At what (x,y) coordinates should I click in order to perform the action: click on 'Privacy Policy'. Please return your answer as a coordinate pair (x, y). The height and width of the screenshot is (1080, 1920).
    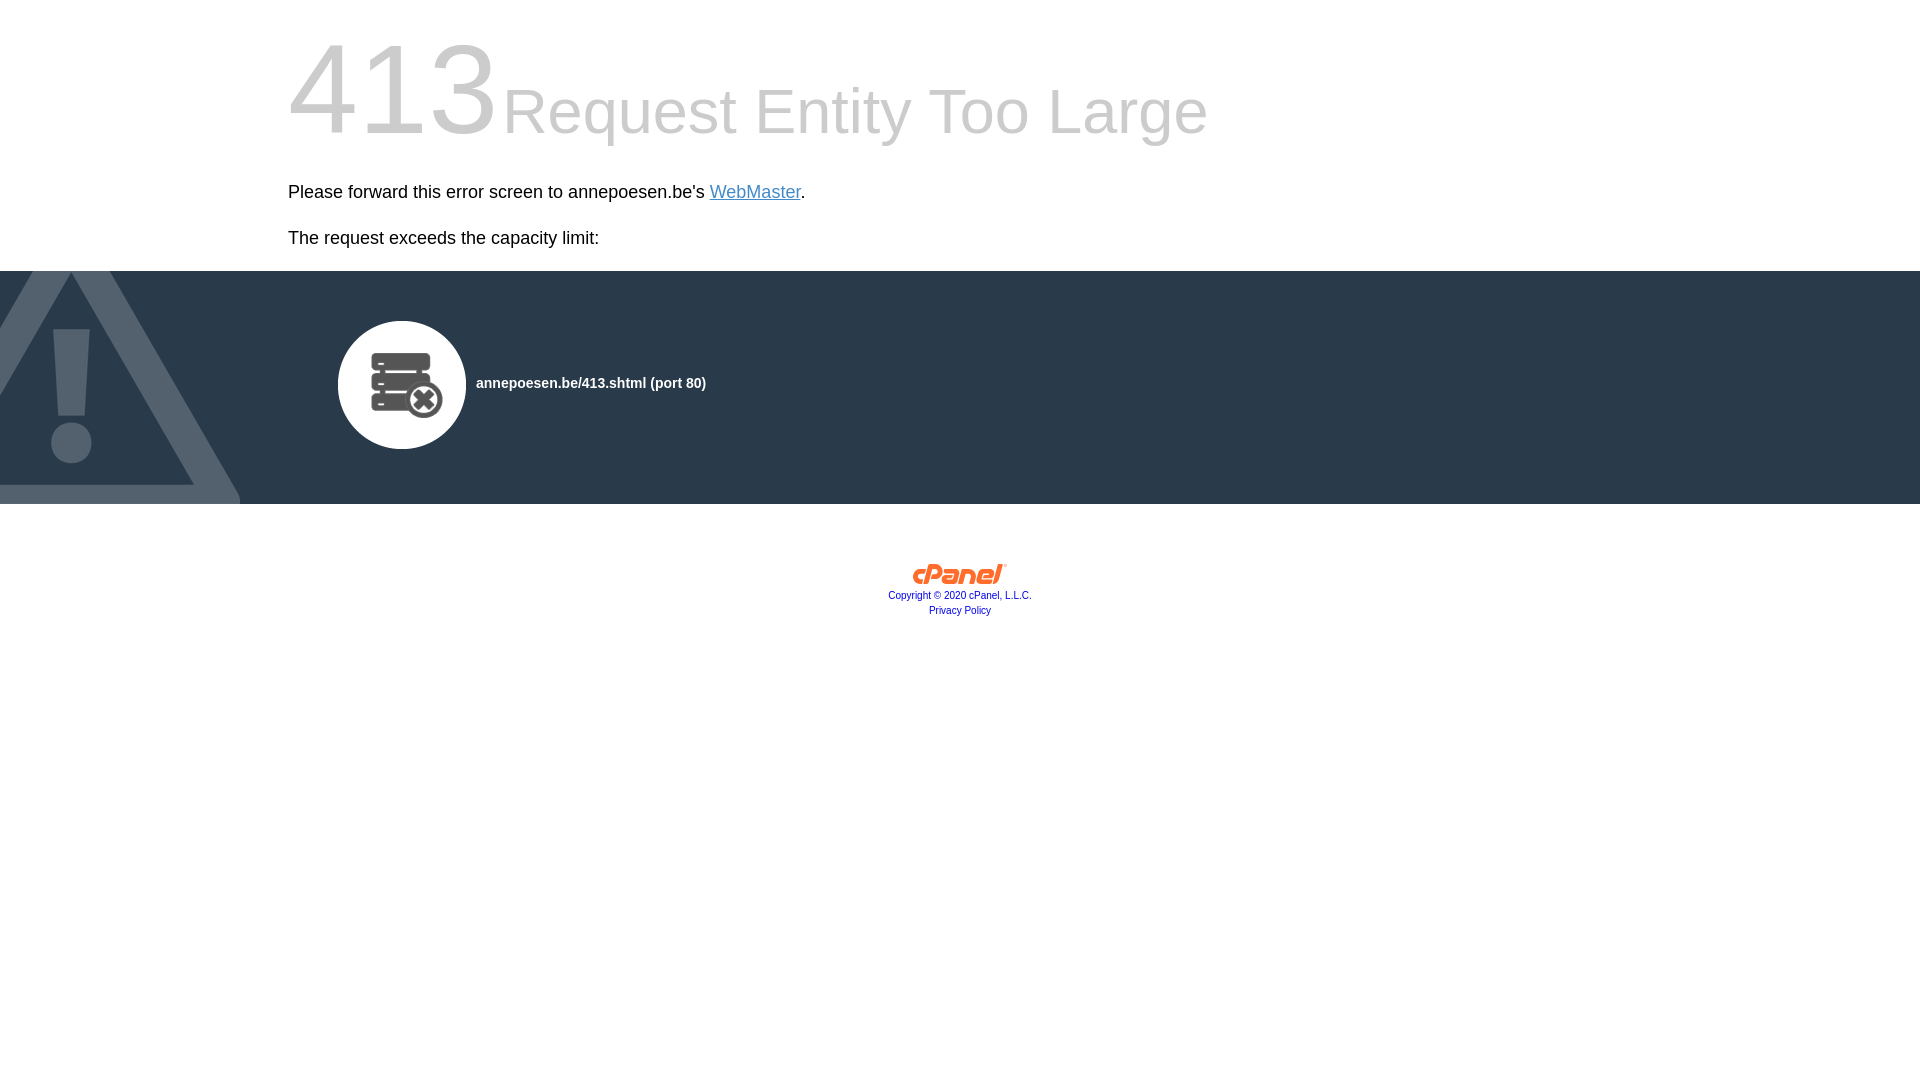
    Looking at the image, I should click on (960, 609).